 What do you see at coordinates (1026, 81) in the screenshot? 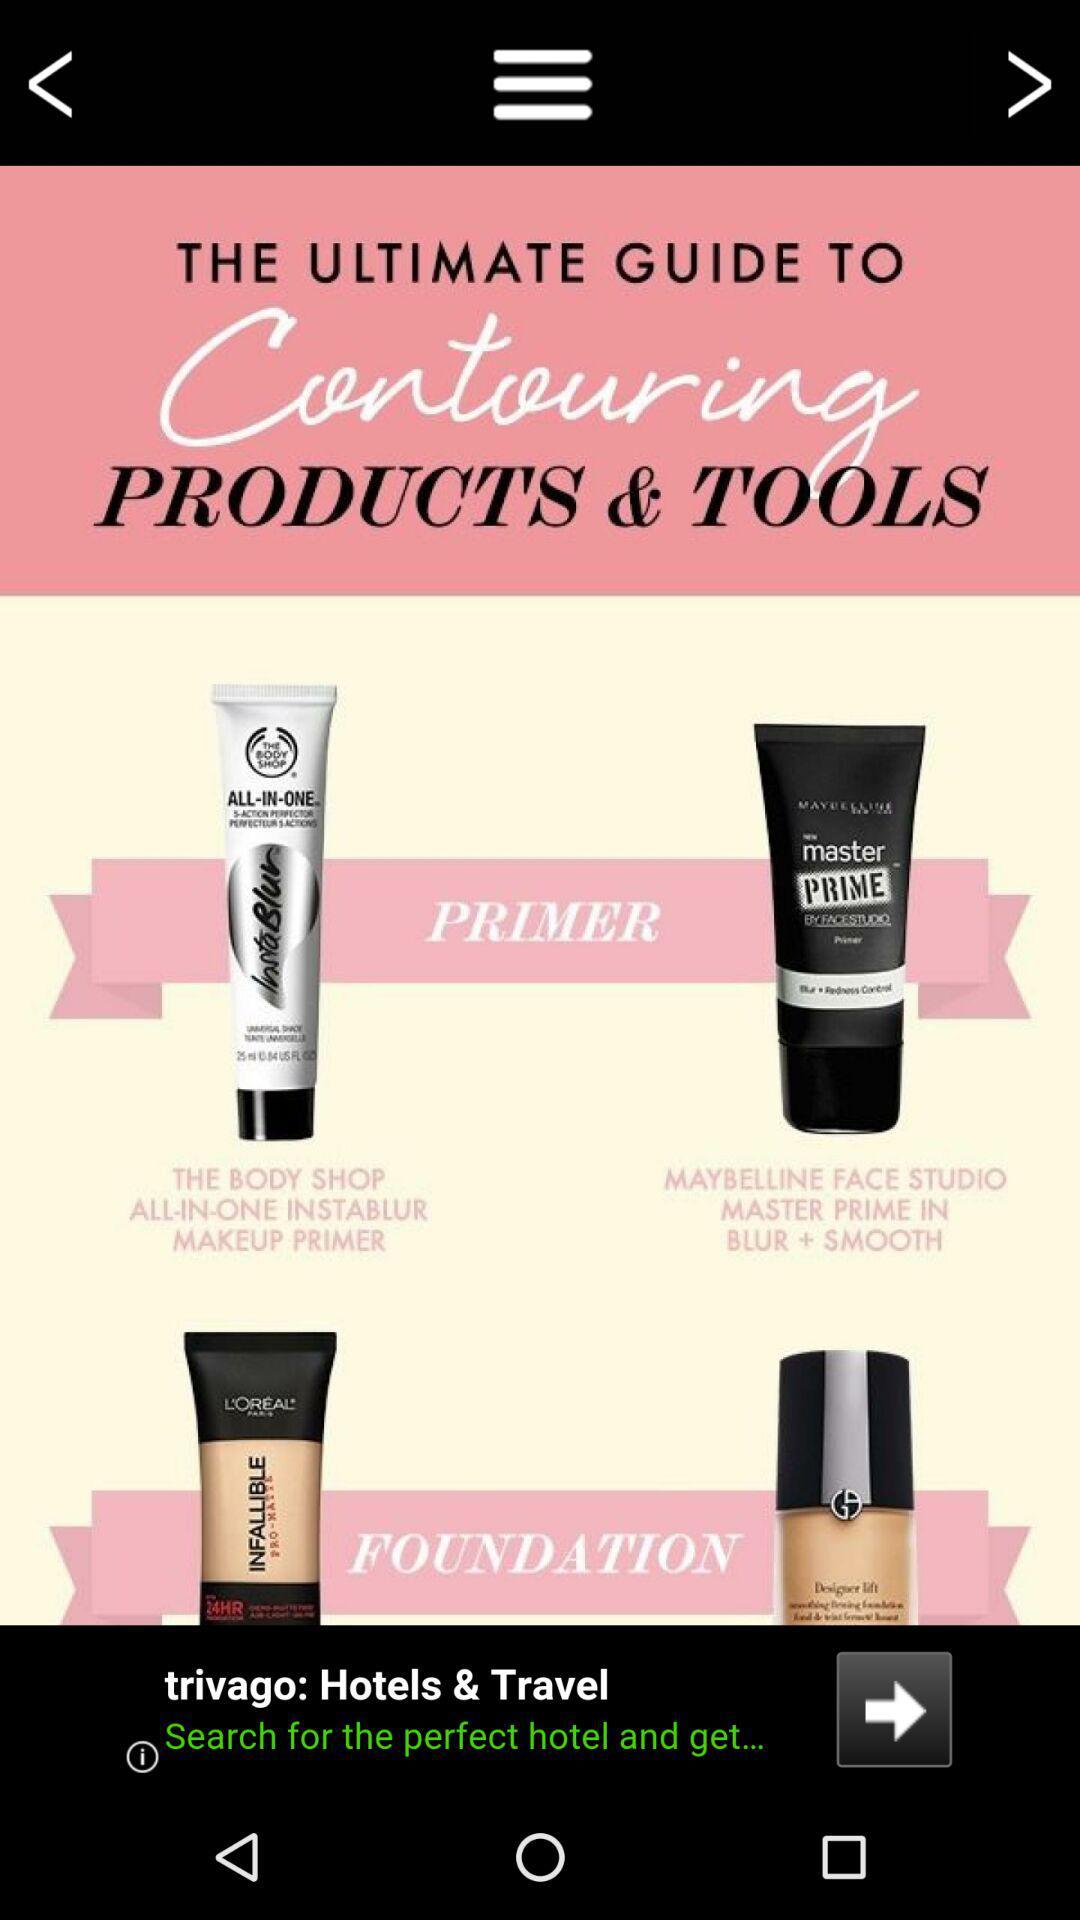
I see `forward` at bounding box center [1026, 81].